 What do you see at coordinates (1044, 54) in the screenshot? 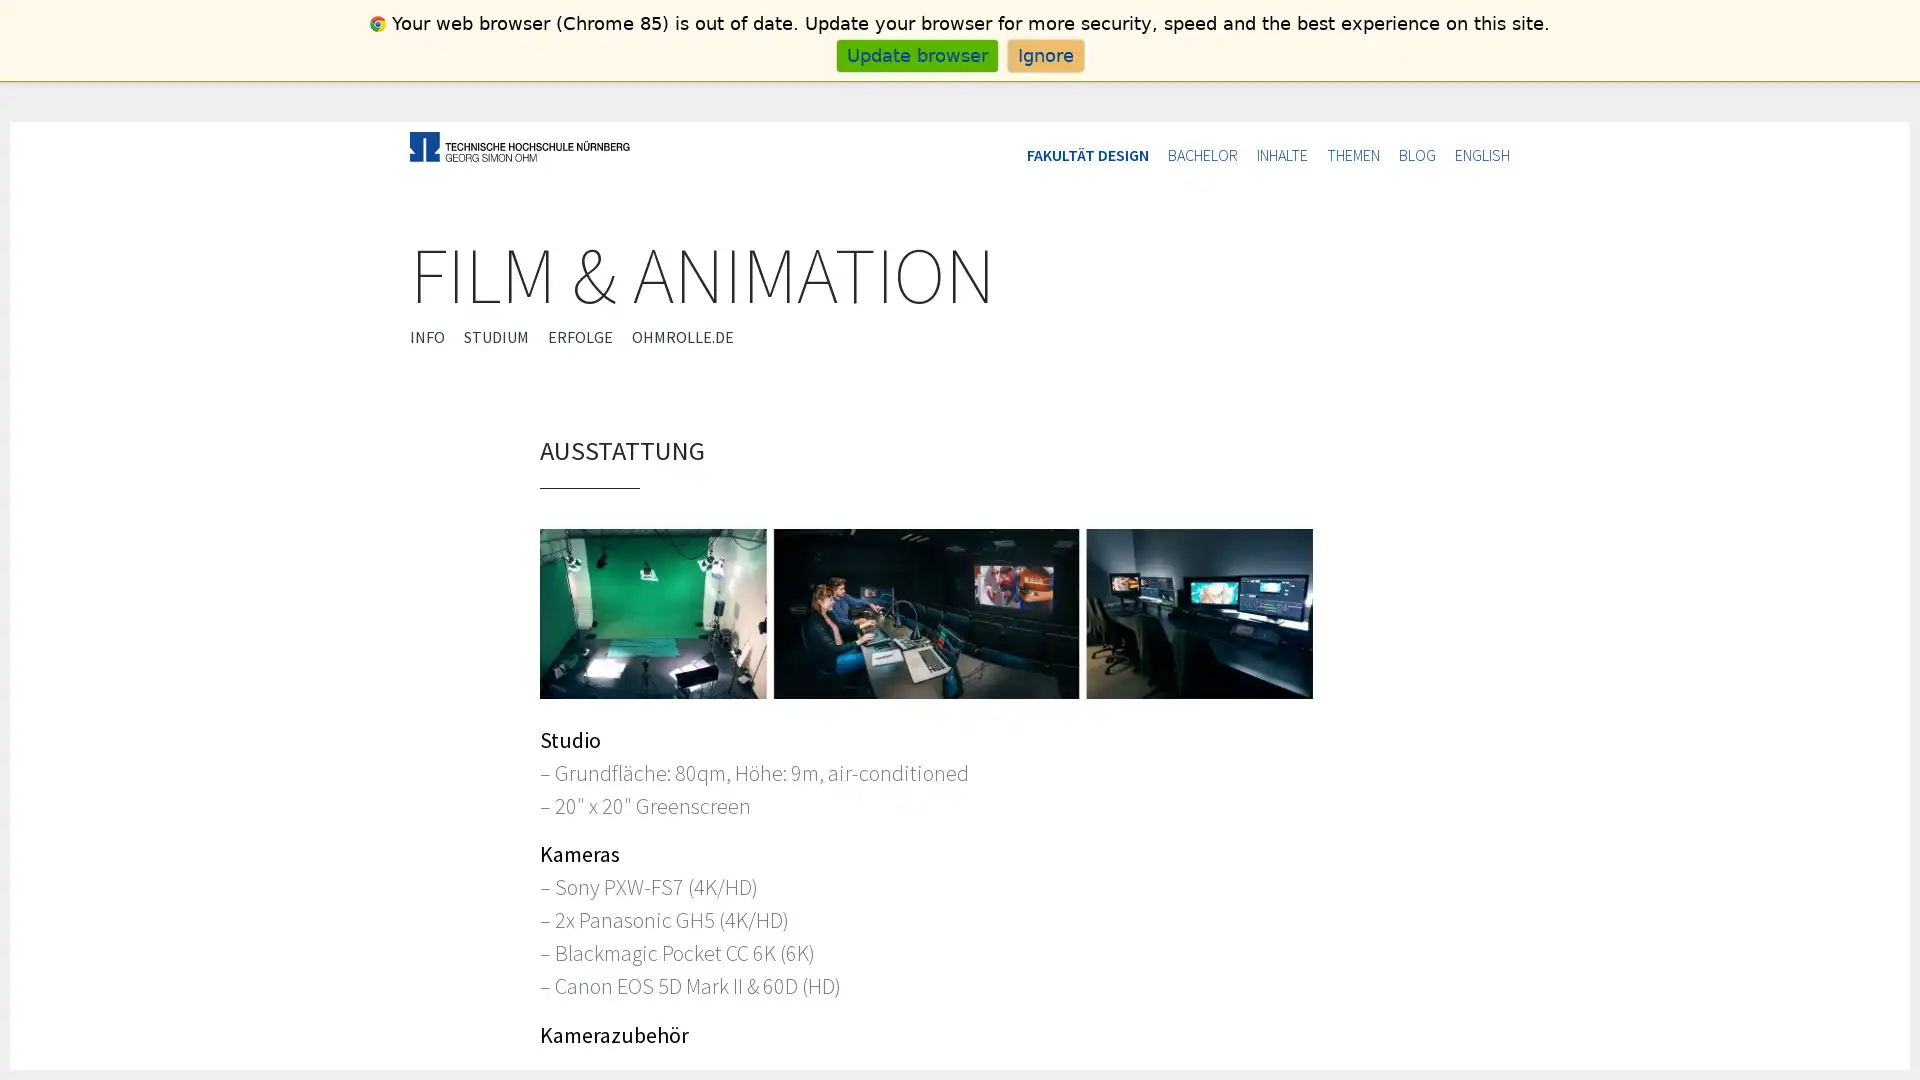
I see `Ignore` at bounding box center [1044, 54].